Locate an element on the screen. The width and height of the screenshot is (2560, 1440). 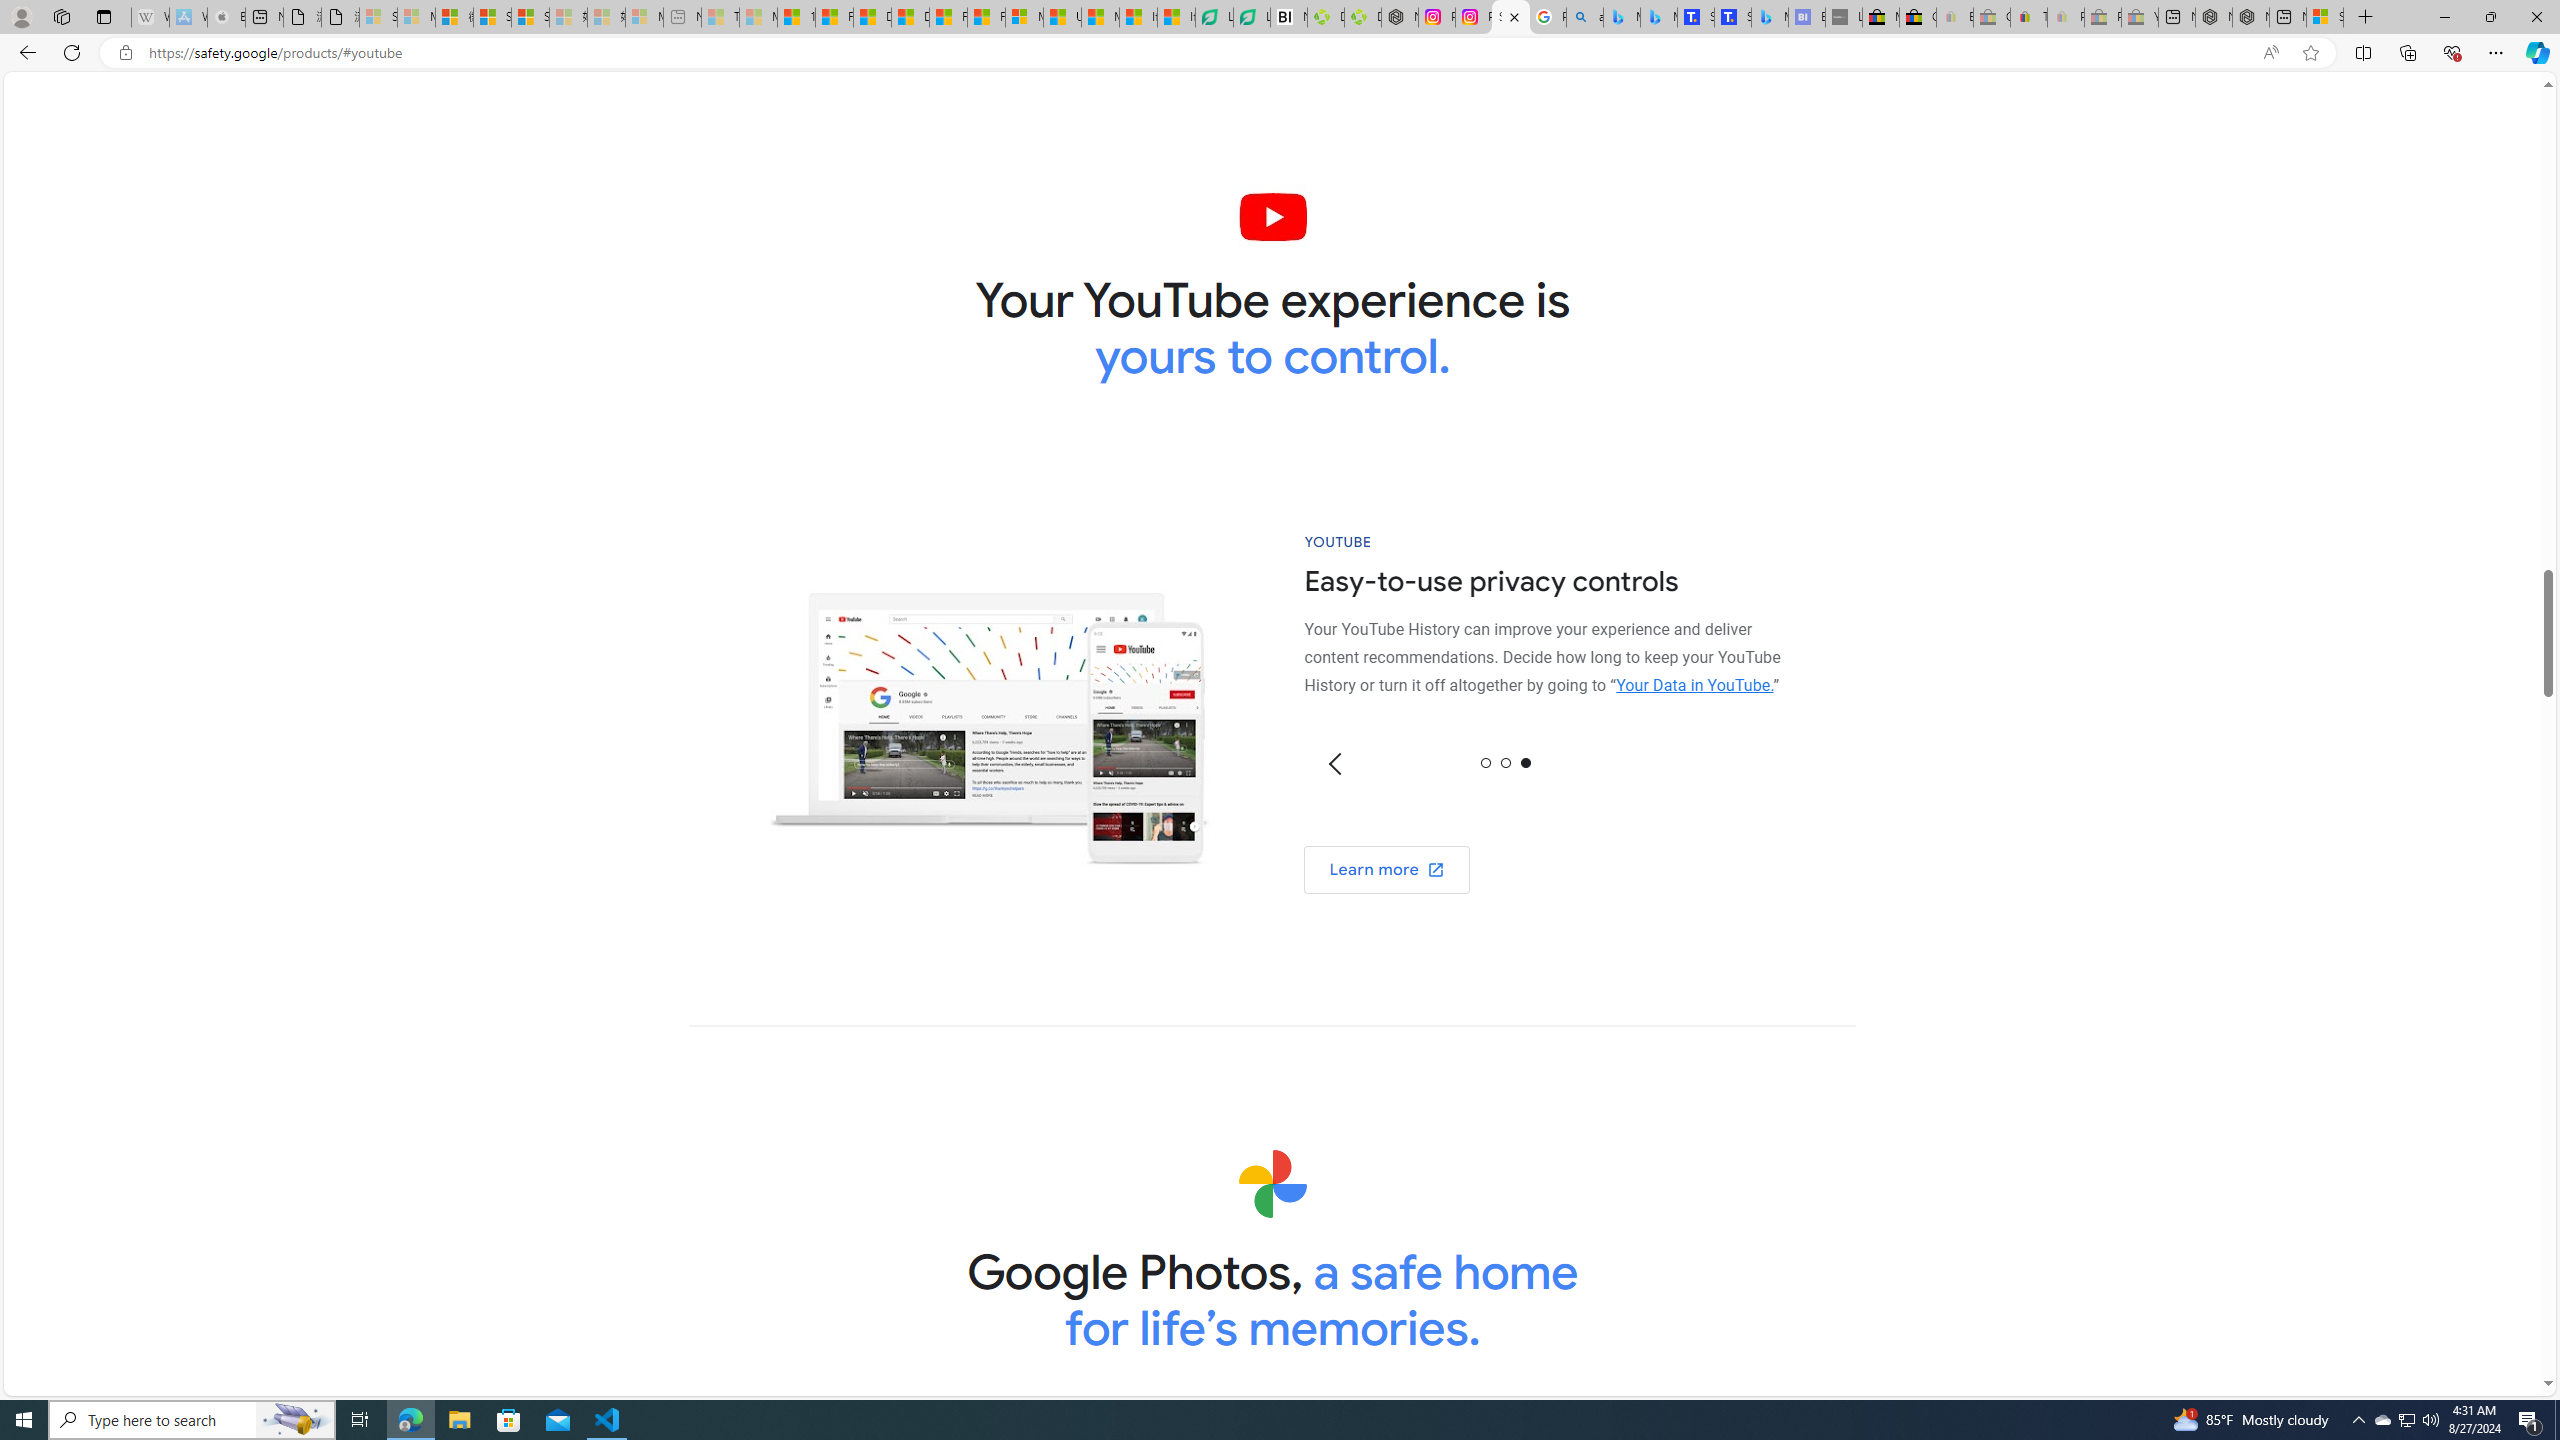
'US Heat Deaths Soared To Record High Last Year' is located at coordinates (1061, 16).